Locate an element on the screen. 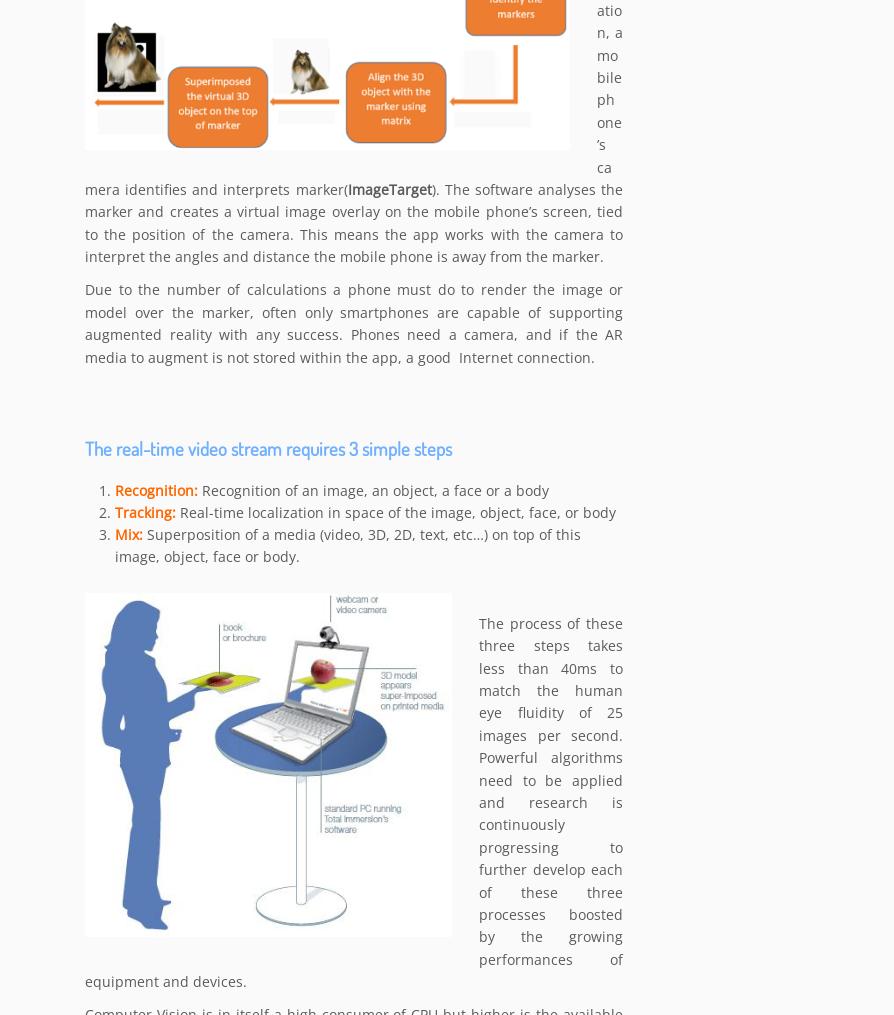 The width and height of the screenshot is (894, 1015). 'The process of these three steps takes less than 40ms to match the human eye fluidity of 25 images per second. Powerful algorithms need to be applied and research is continuously progressing to further develop each of these three processes boosted by the growing performances of equipment and devices.' is located at coordinates (353, 803).